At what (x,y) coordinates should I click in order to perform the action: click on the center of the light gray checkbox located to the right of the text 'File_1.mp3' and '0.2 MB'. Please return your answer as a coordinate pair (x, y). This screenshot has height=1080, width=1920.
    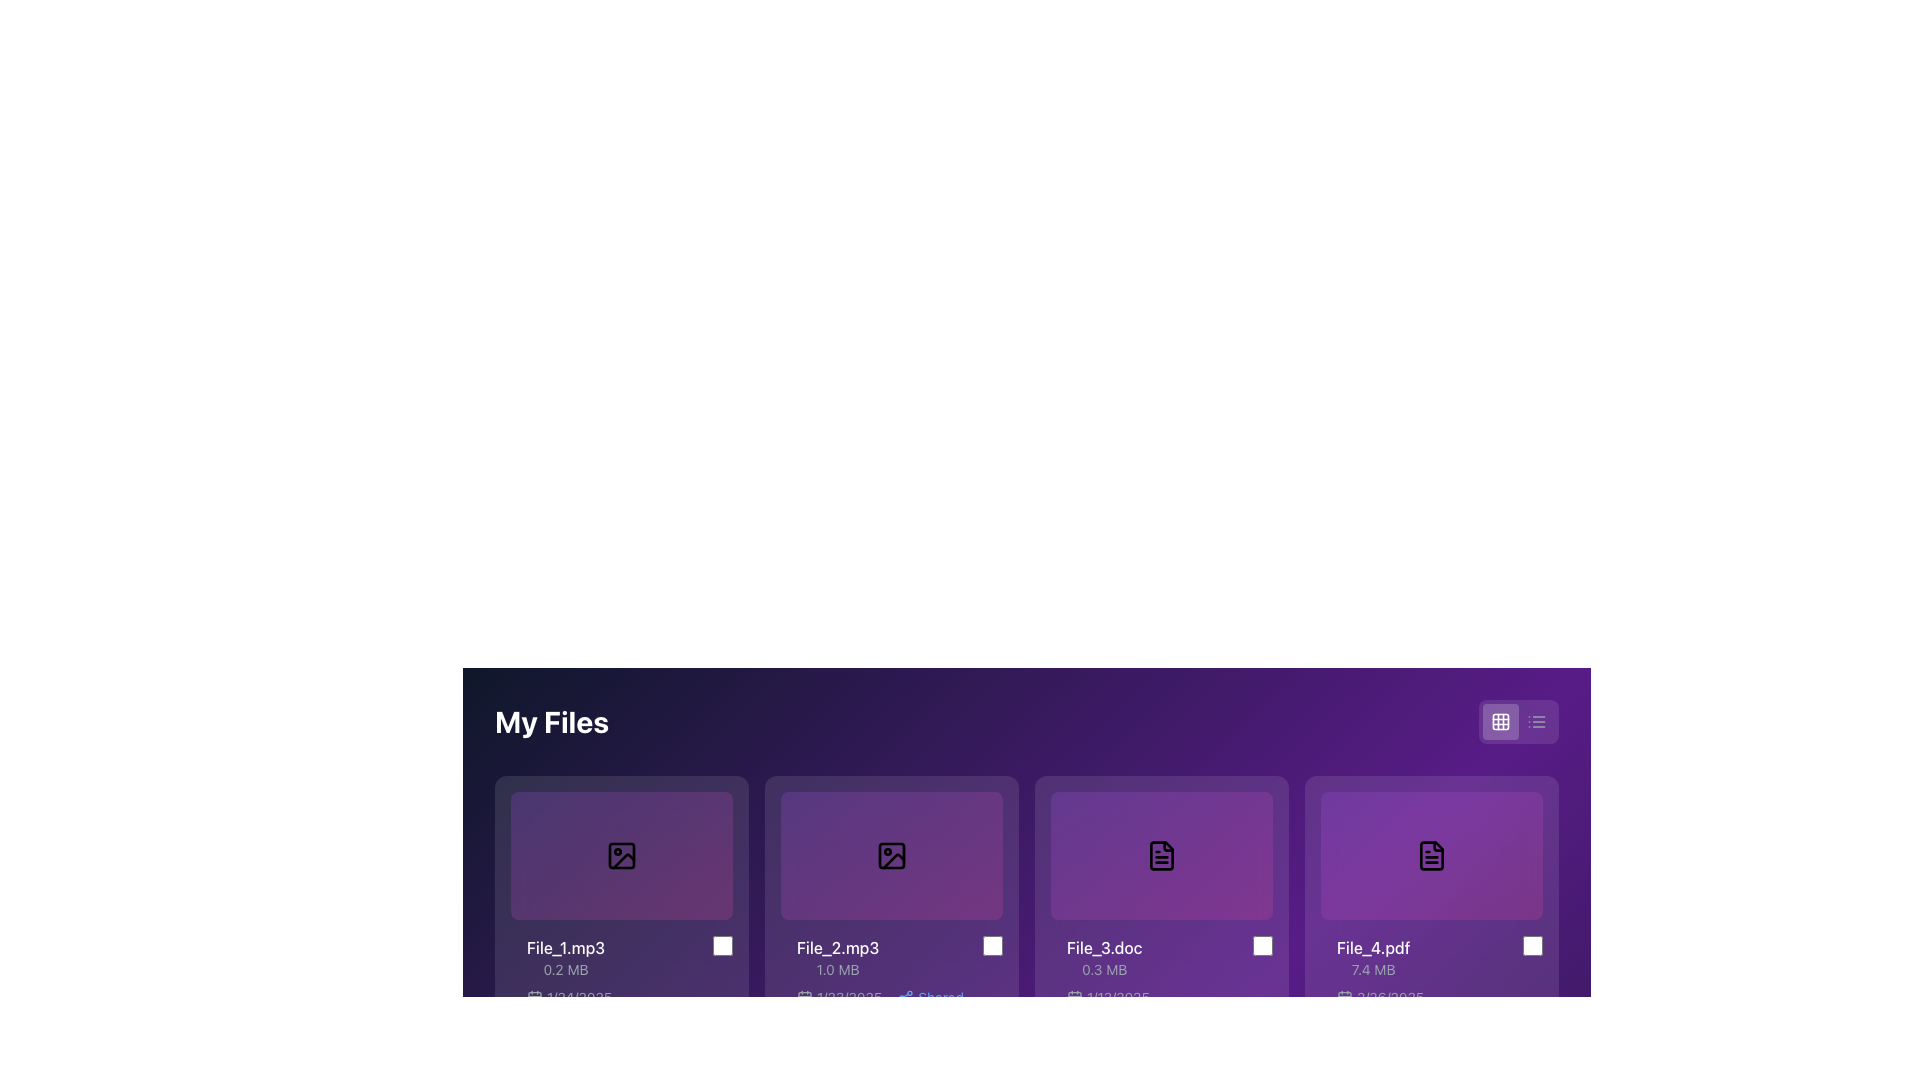
    Looking at the image, I should click on (722, 945).